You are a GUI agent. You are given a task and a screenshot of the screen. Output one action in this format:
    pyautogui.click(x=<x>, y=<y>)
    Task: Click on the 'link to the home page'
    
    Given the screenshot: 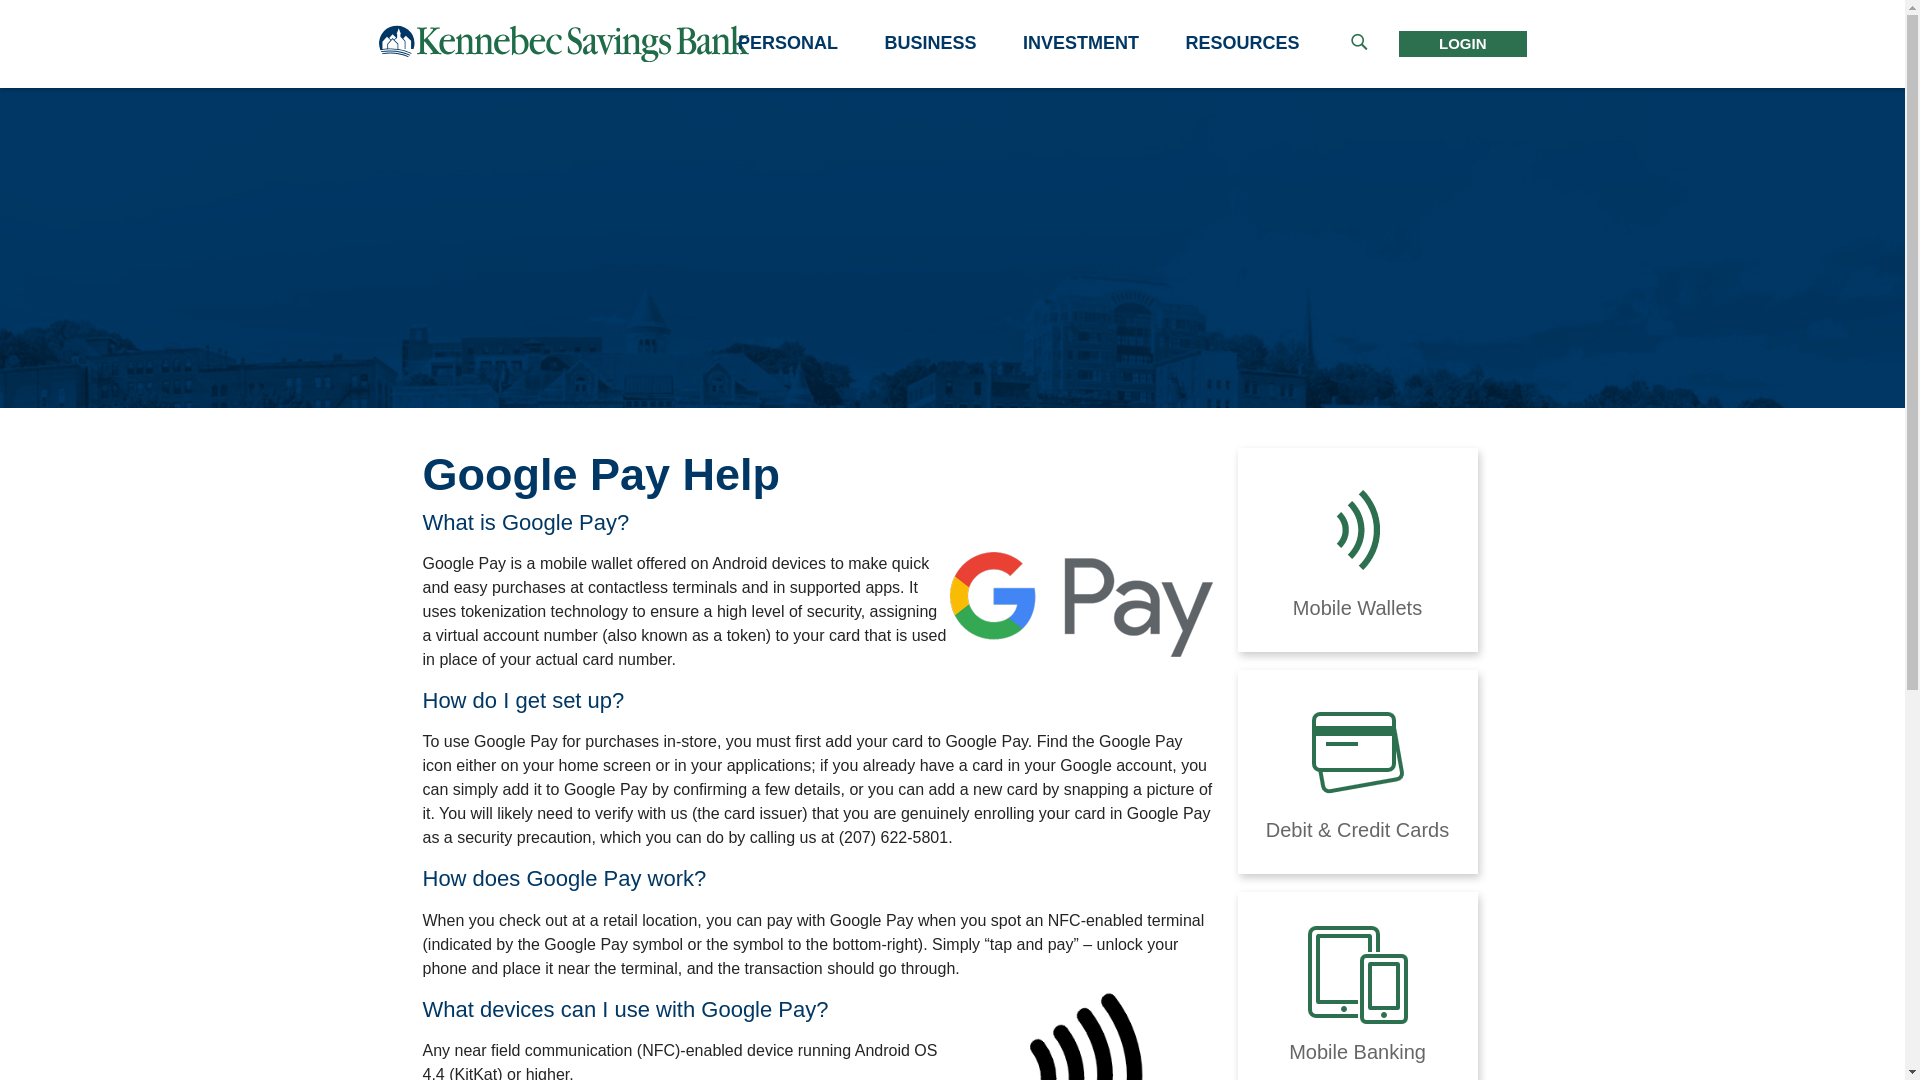 What is the action you would take?
    pyautogui.click(x=561, y=42)
    